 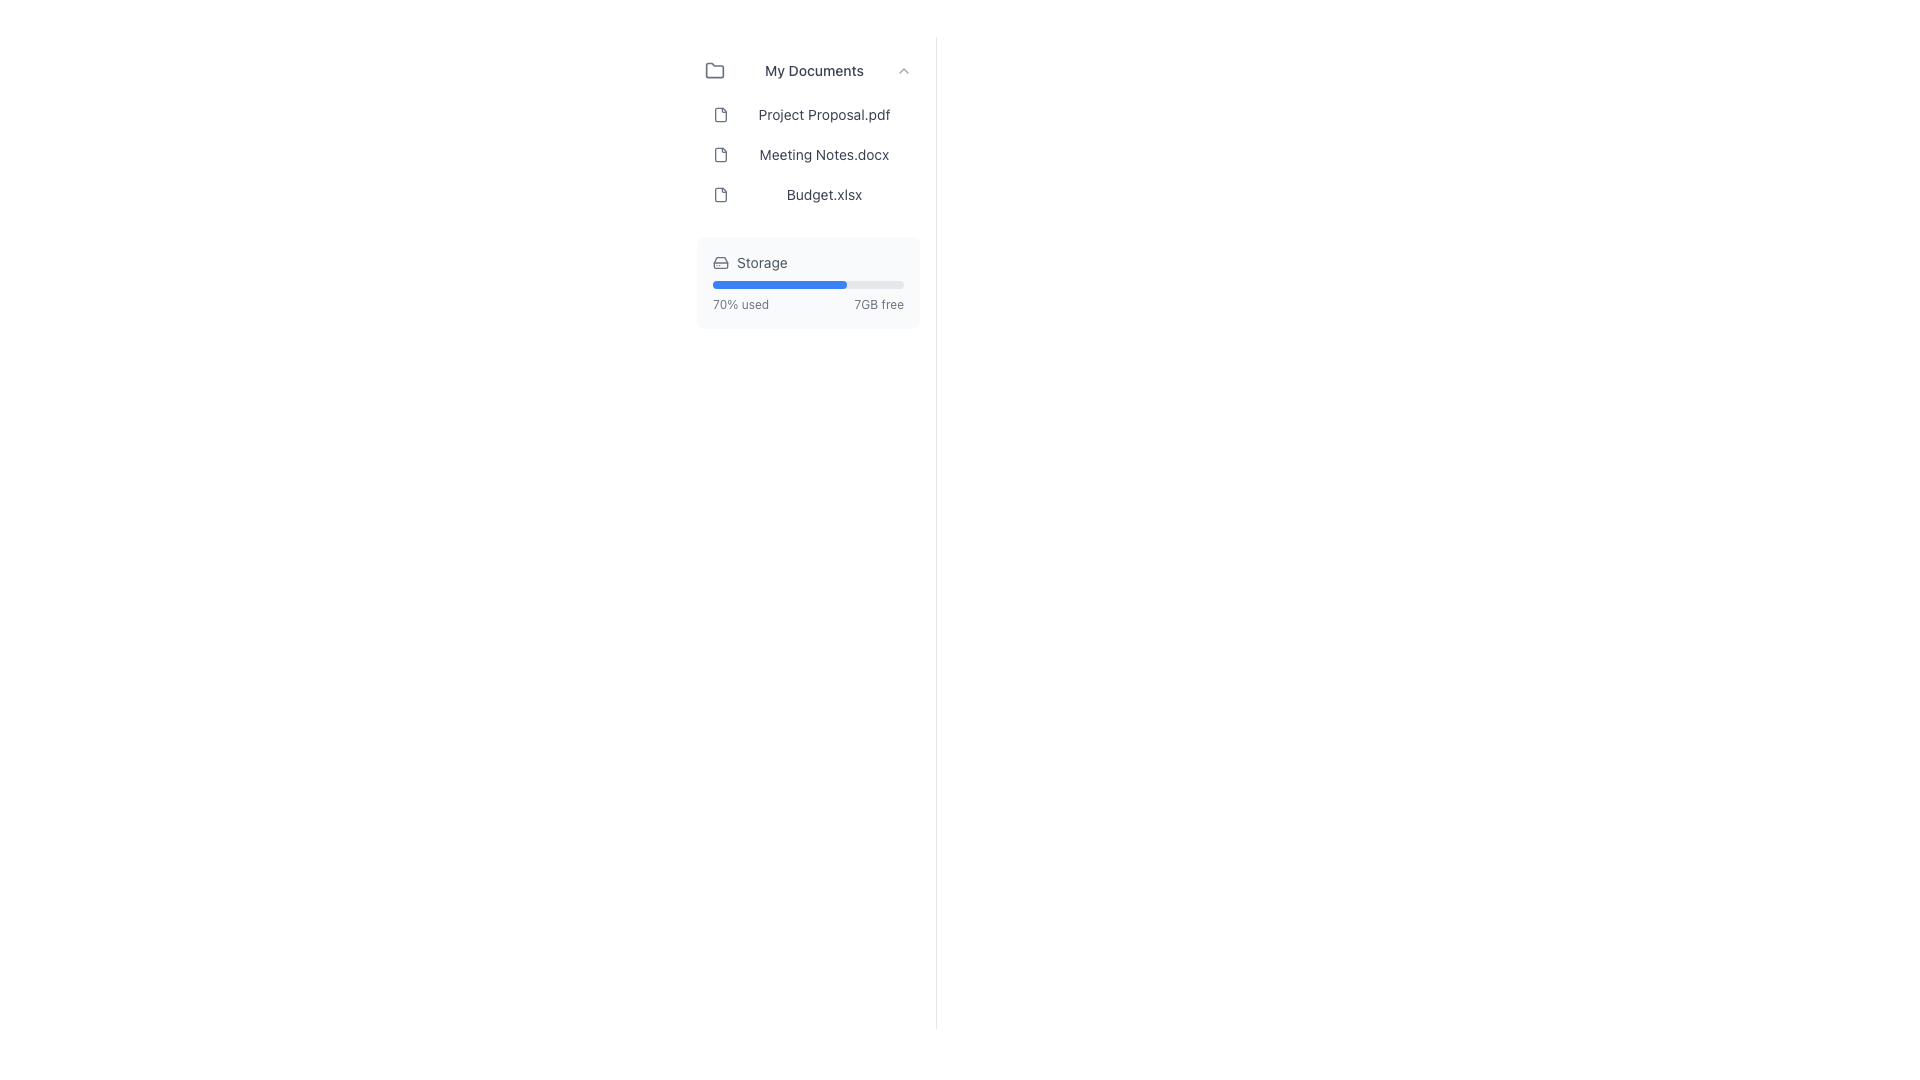 I want to click on the text label displaying the name of the file, so click(x=824, y=195).